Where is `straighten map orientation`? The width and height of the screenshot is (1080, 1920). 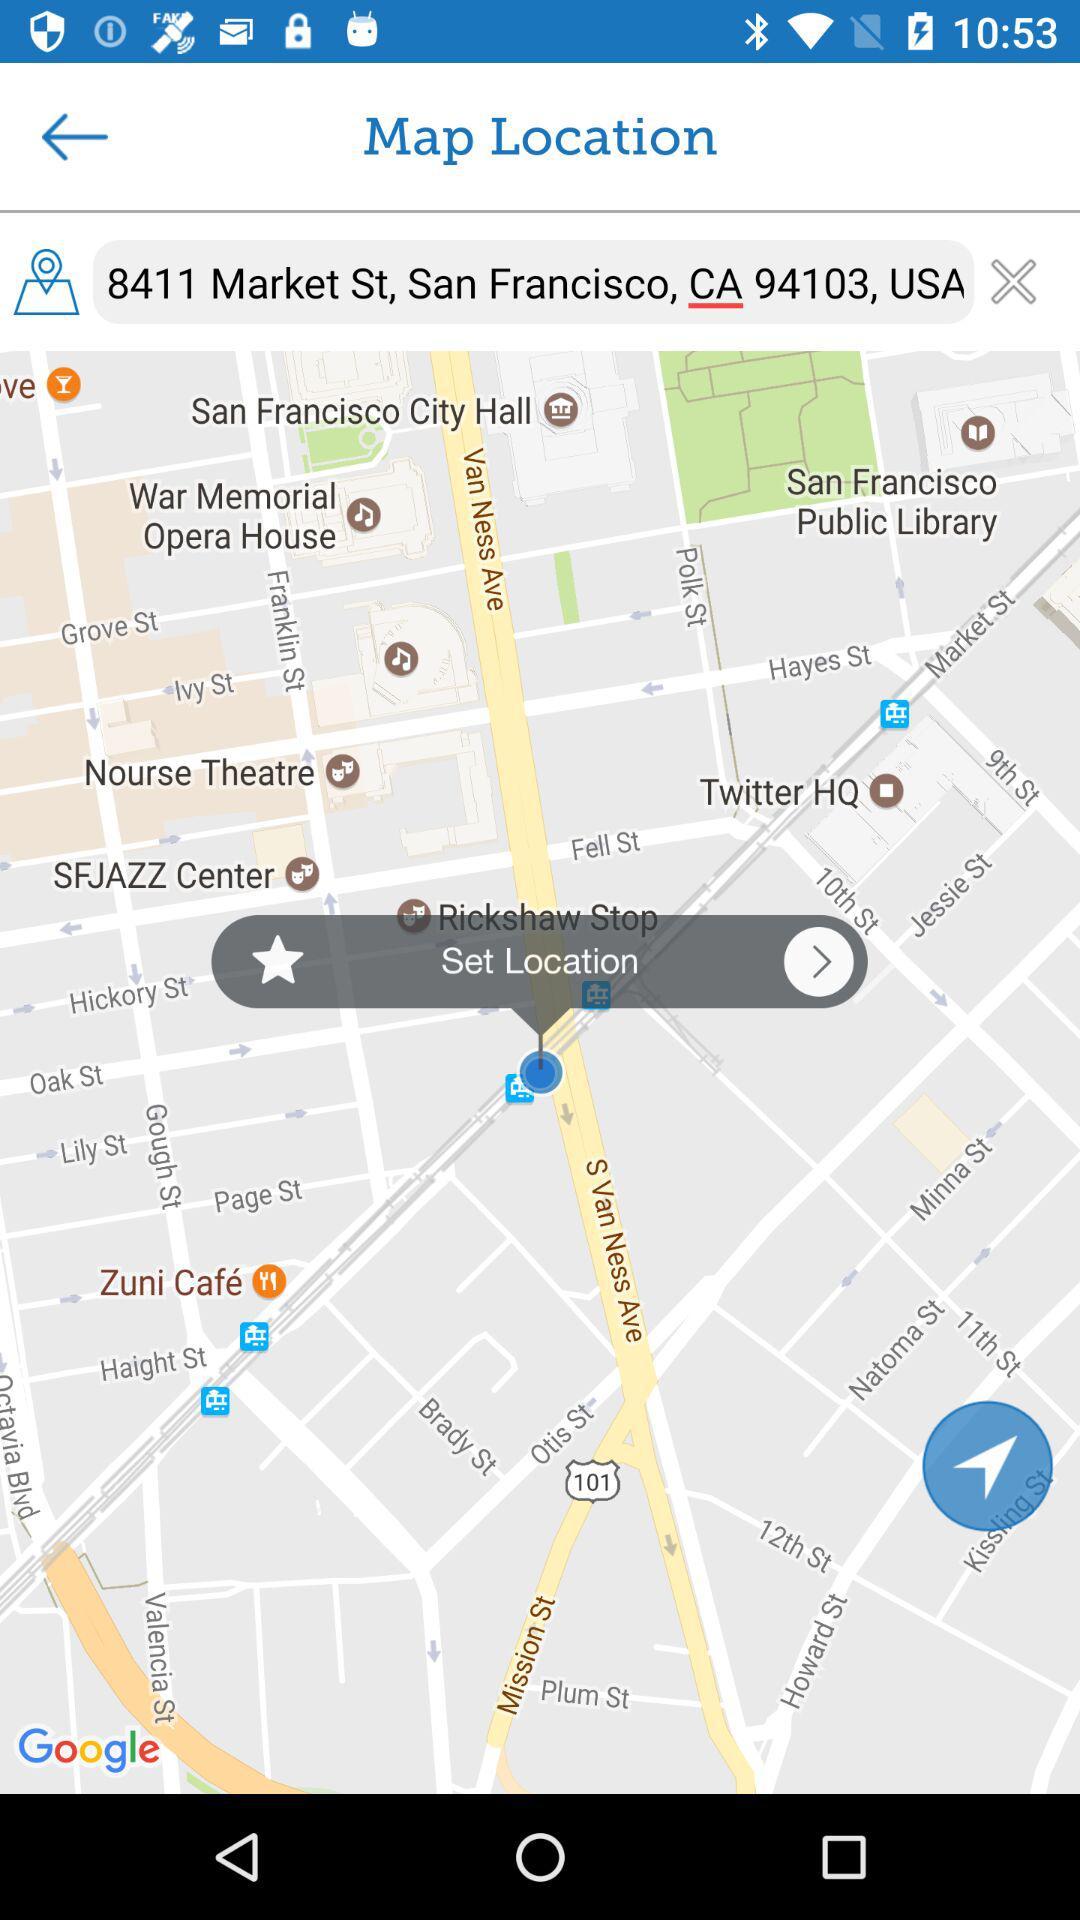
straighten map orientation is located at coordinates (987, 1465).